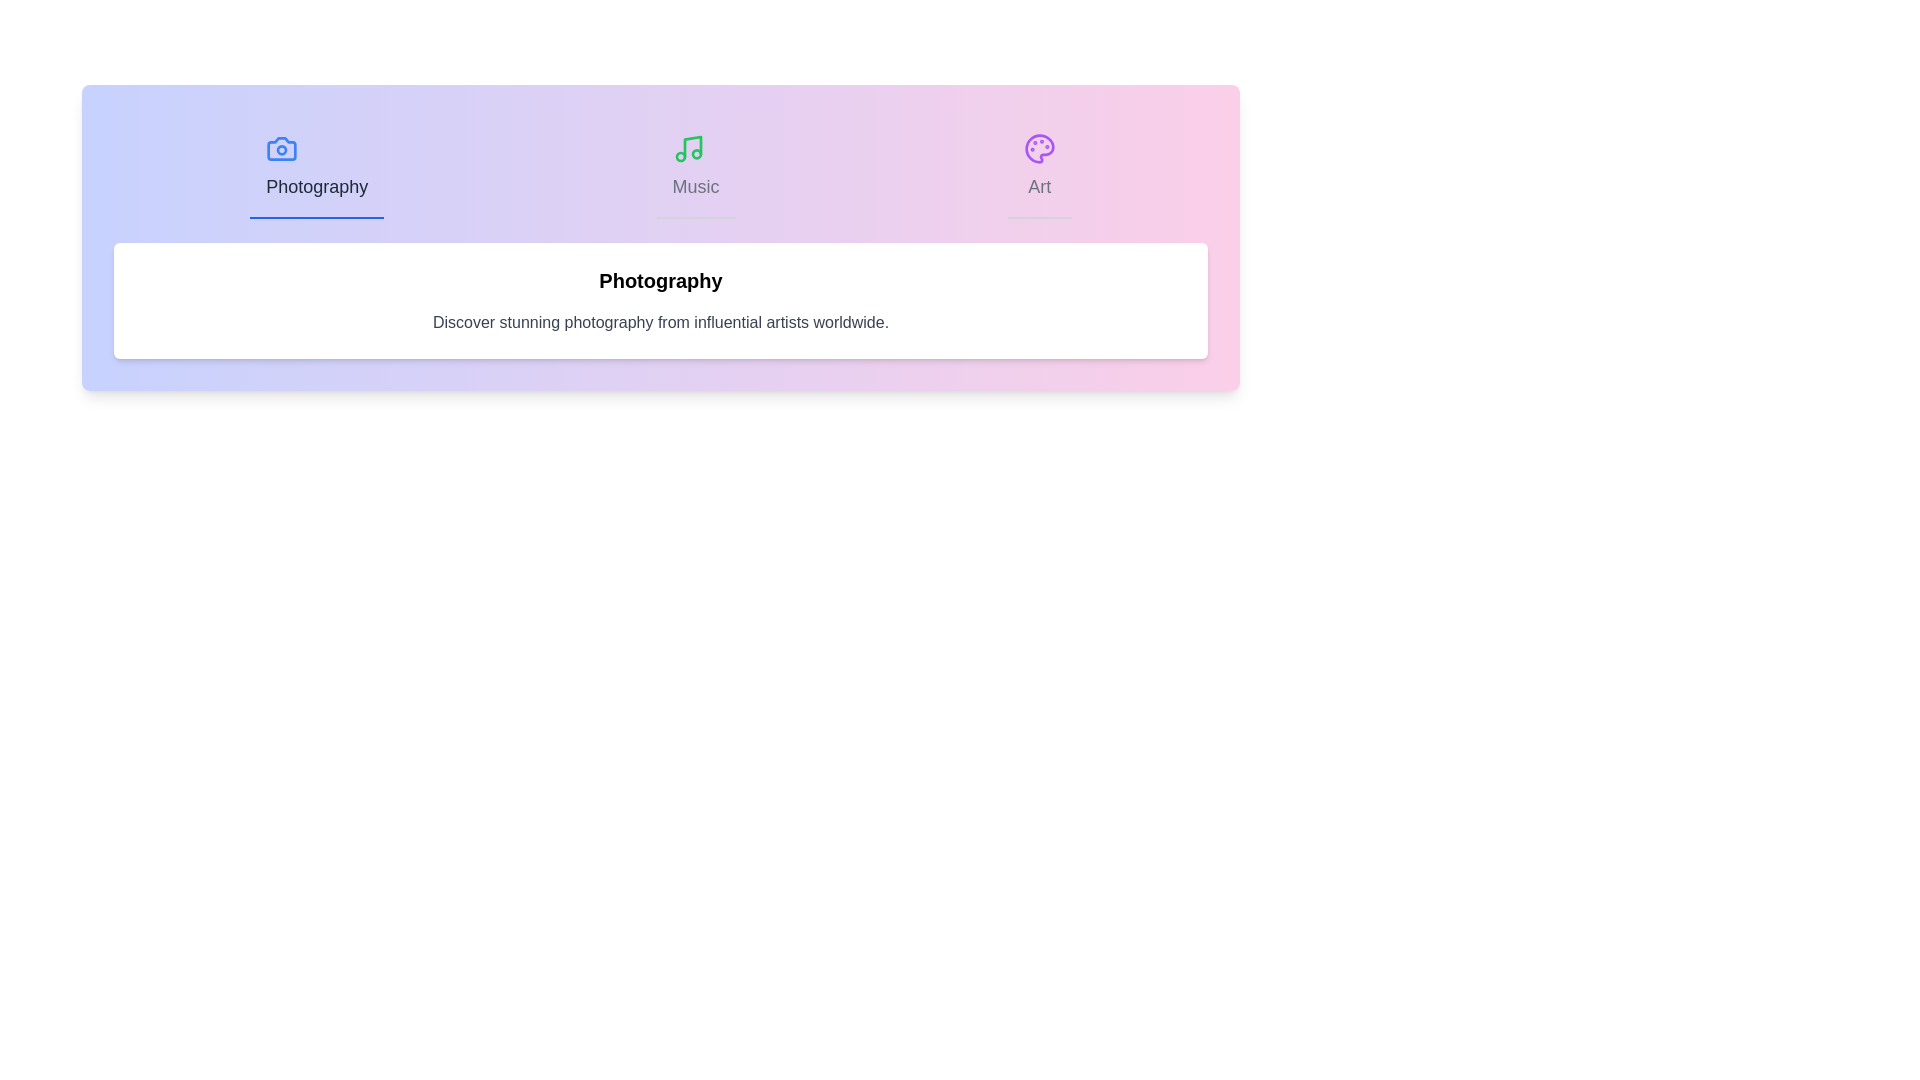 The width and height of the screenshot is (1920, 1080). Describe the element at coordinates (316, 167) in the screenshot. I see `the Photography tab to activate it and view its content` at that location.